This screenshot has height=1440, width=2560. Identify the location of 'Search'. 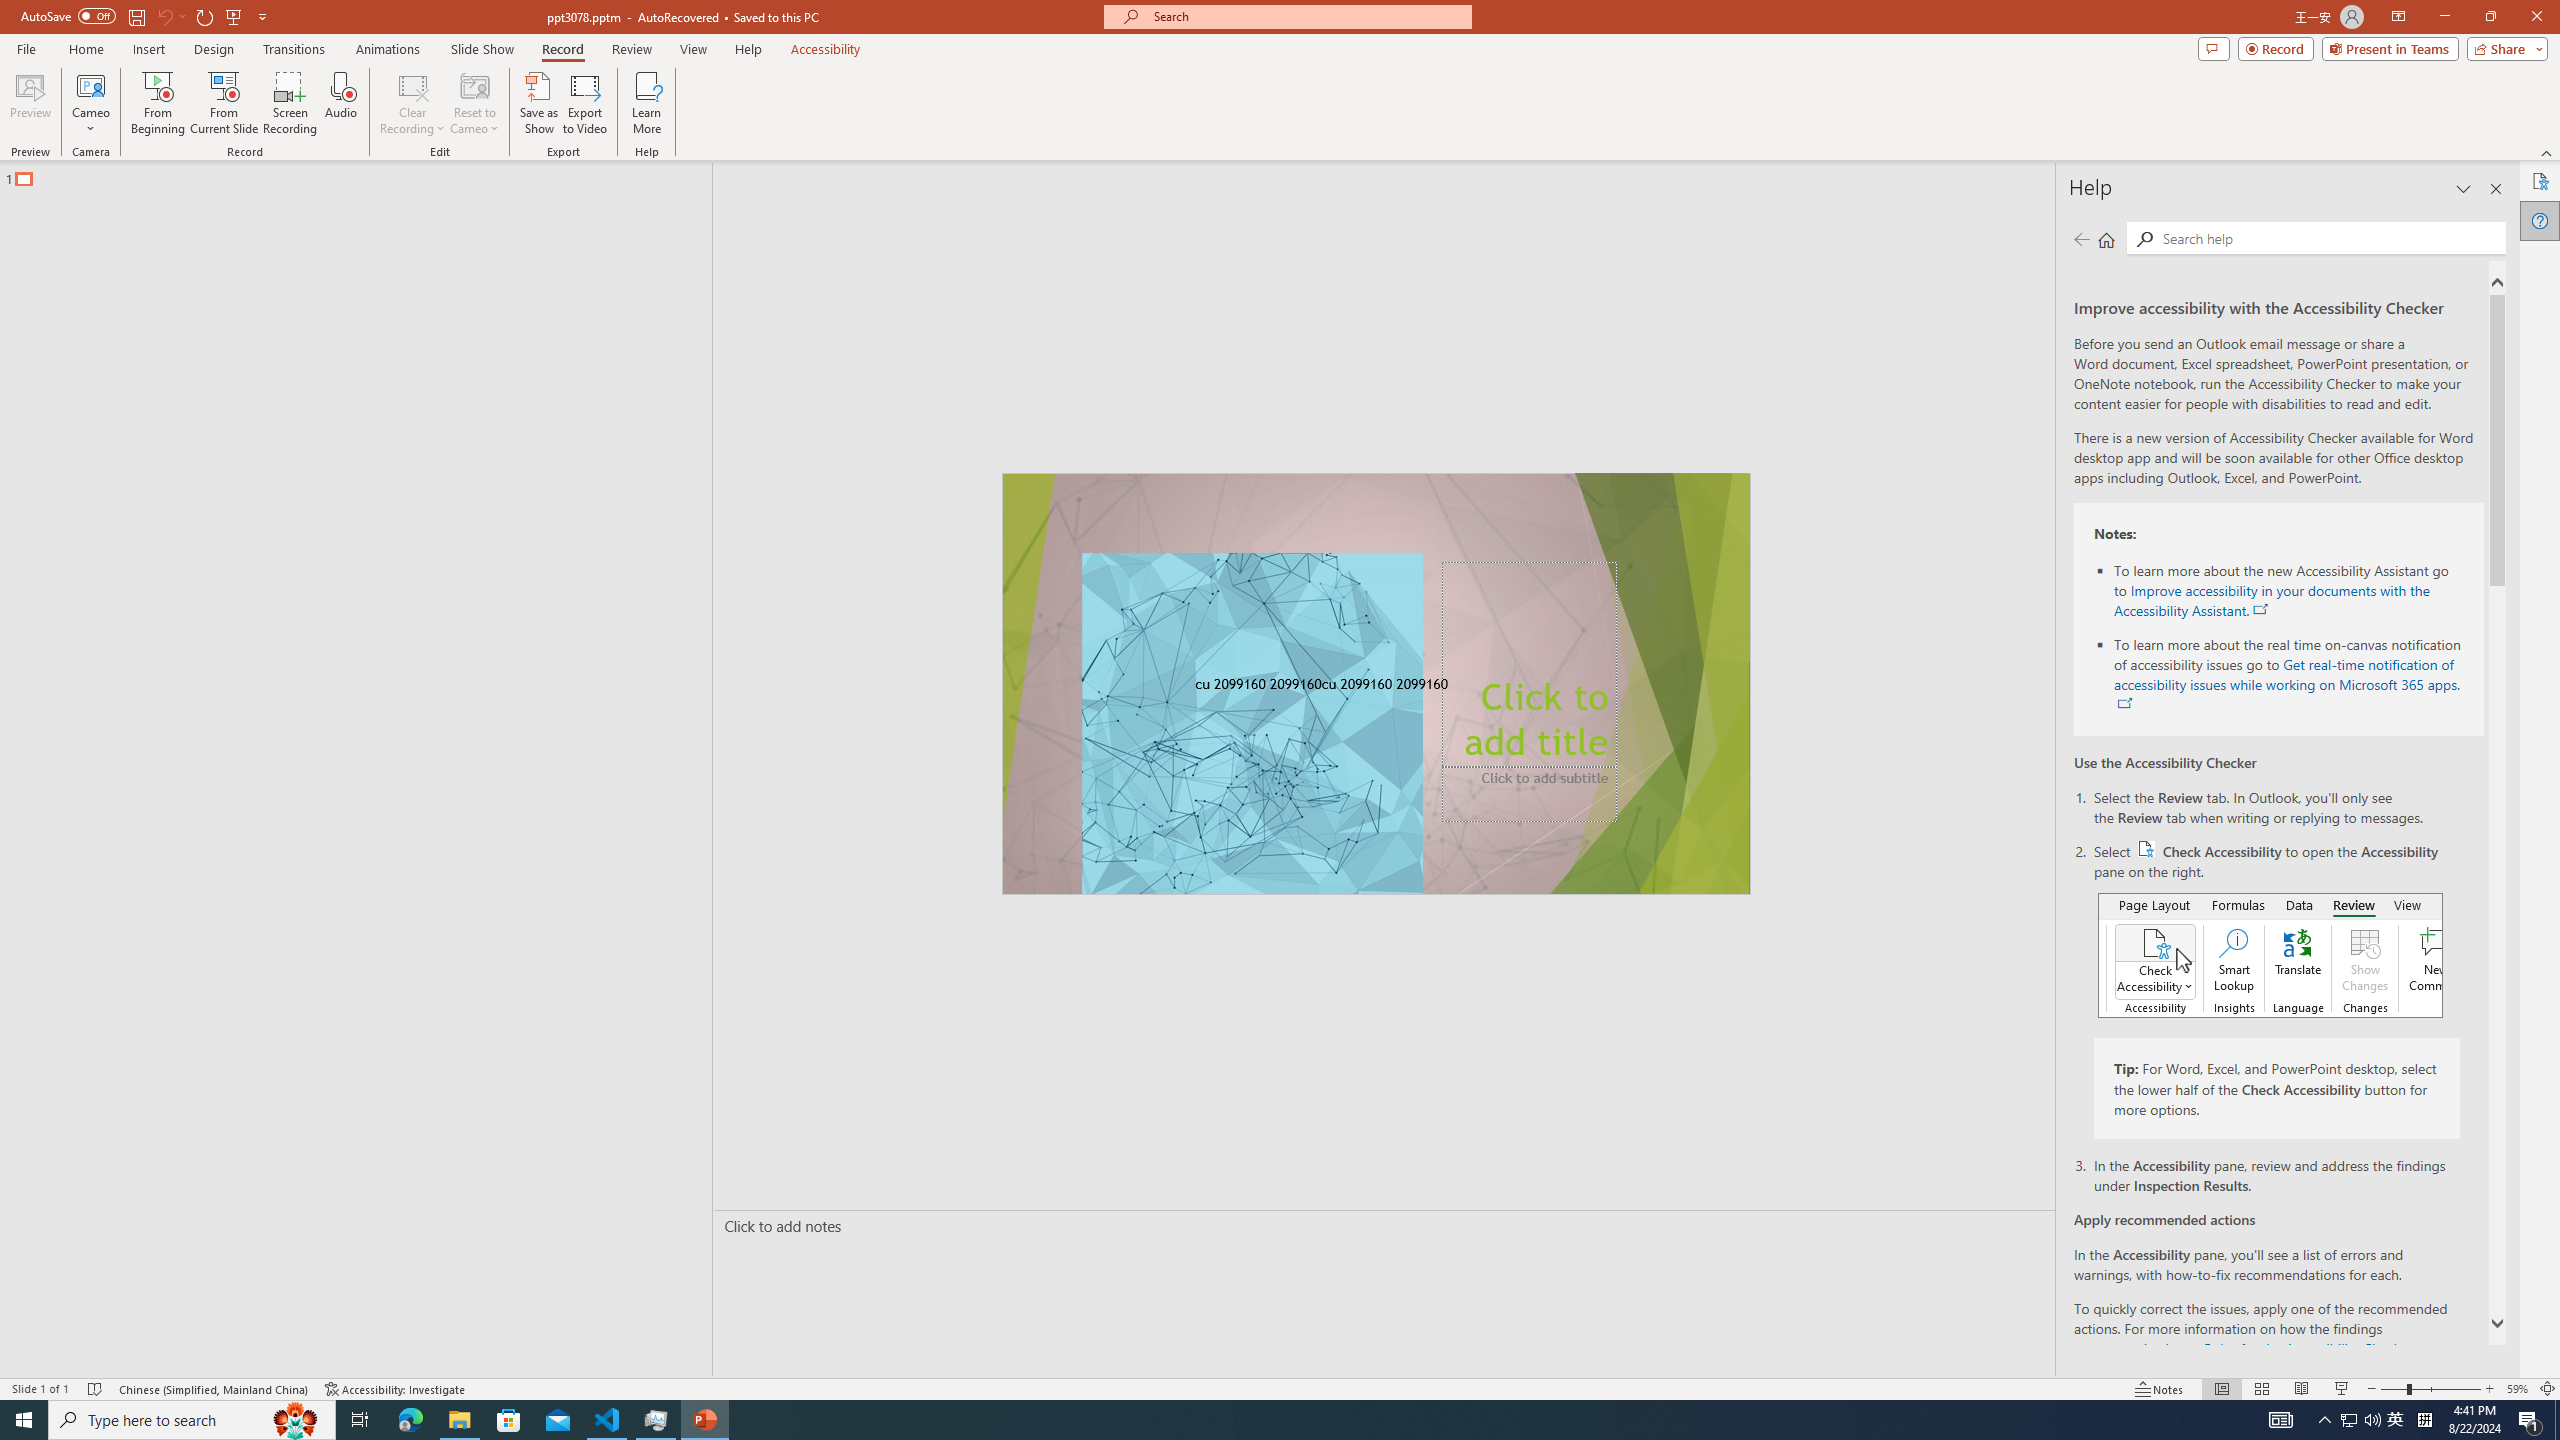
(2329, 237).